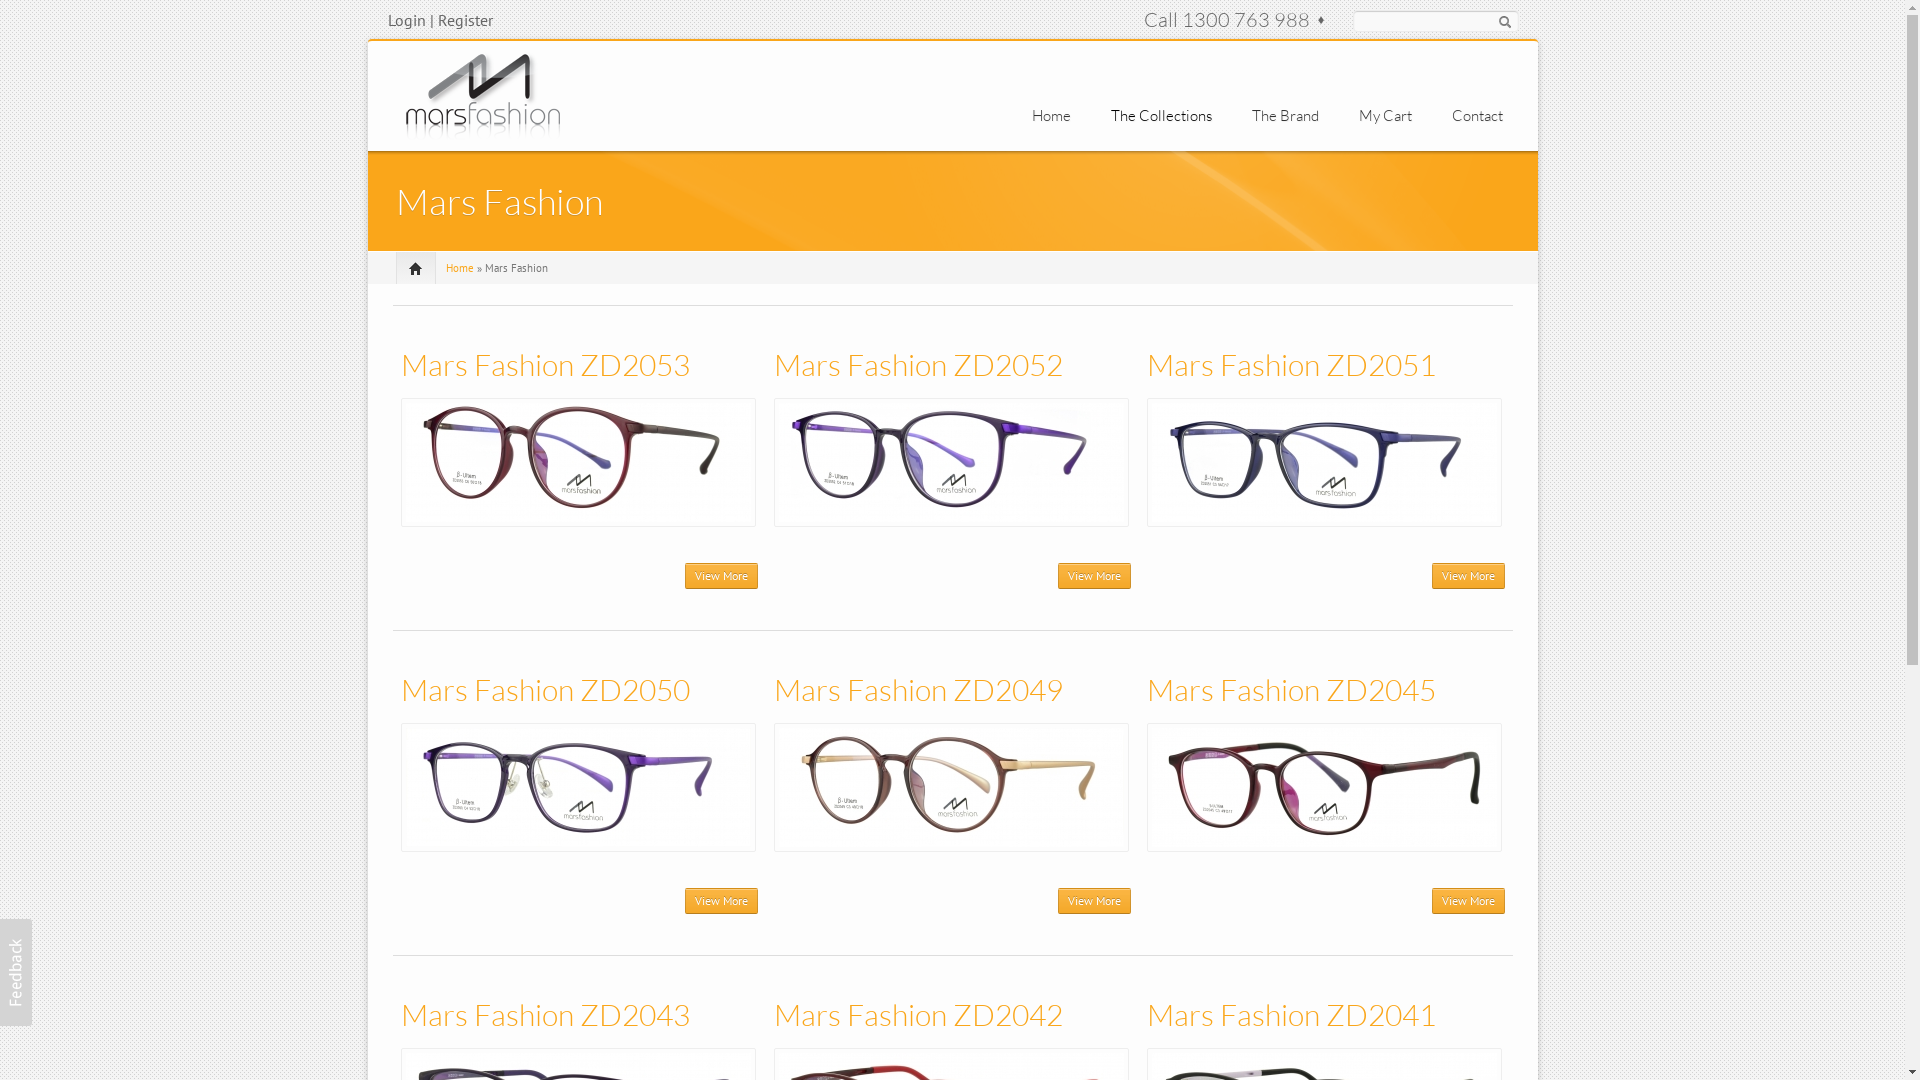 Image resolution: width=1920 pixels, height=1080 pixels. Describe the element at coordinates (1050, 115) in the screenshot. I see `'Home'` at that location.